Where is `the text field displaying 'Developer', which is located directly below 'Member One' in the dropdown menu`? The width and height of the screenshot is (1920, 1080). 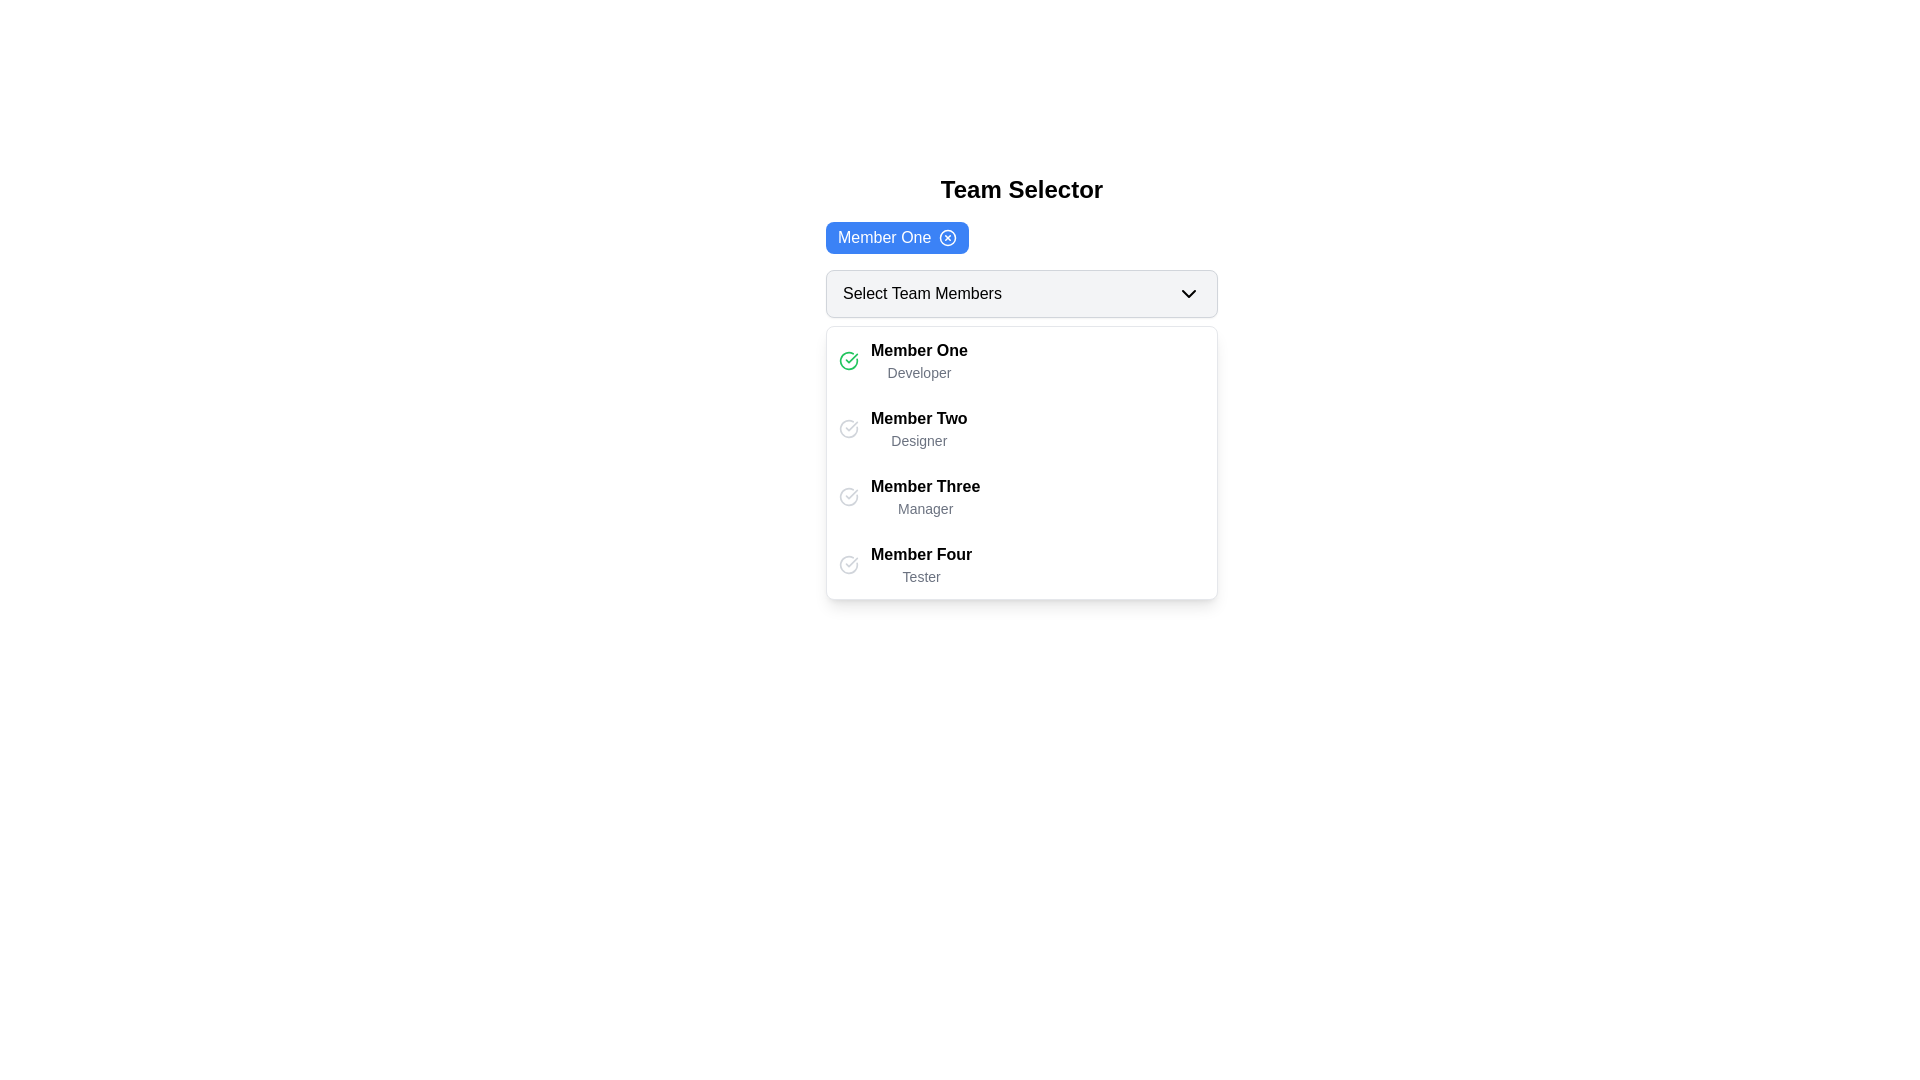 the text field displaying 'Developer', which is located directly below 'Member One' in the dropdown menu is located at coordinates (918, 373).